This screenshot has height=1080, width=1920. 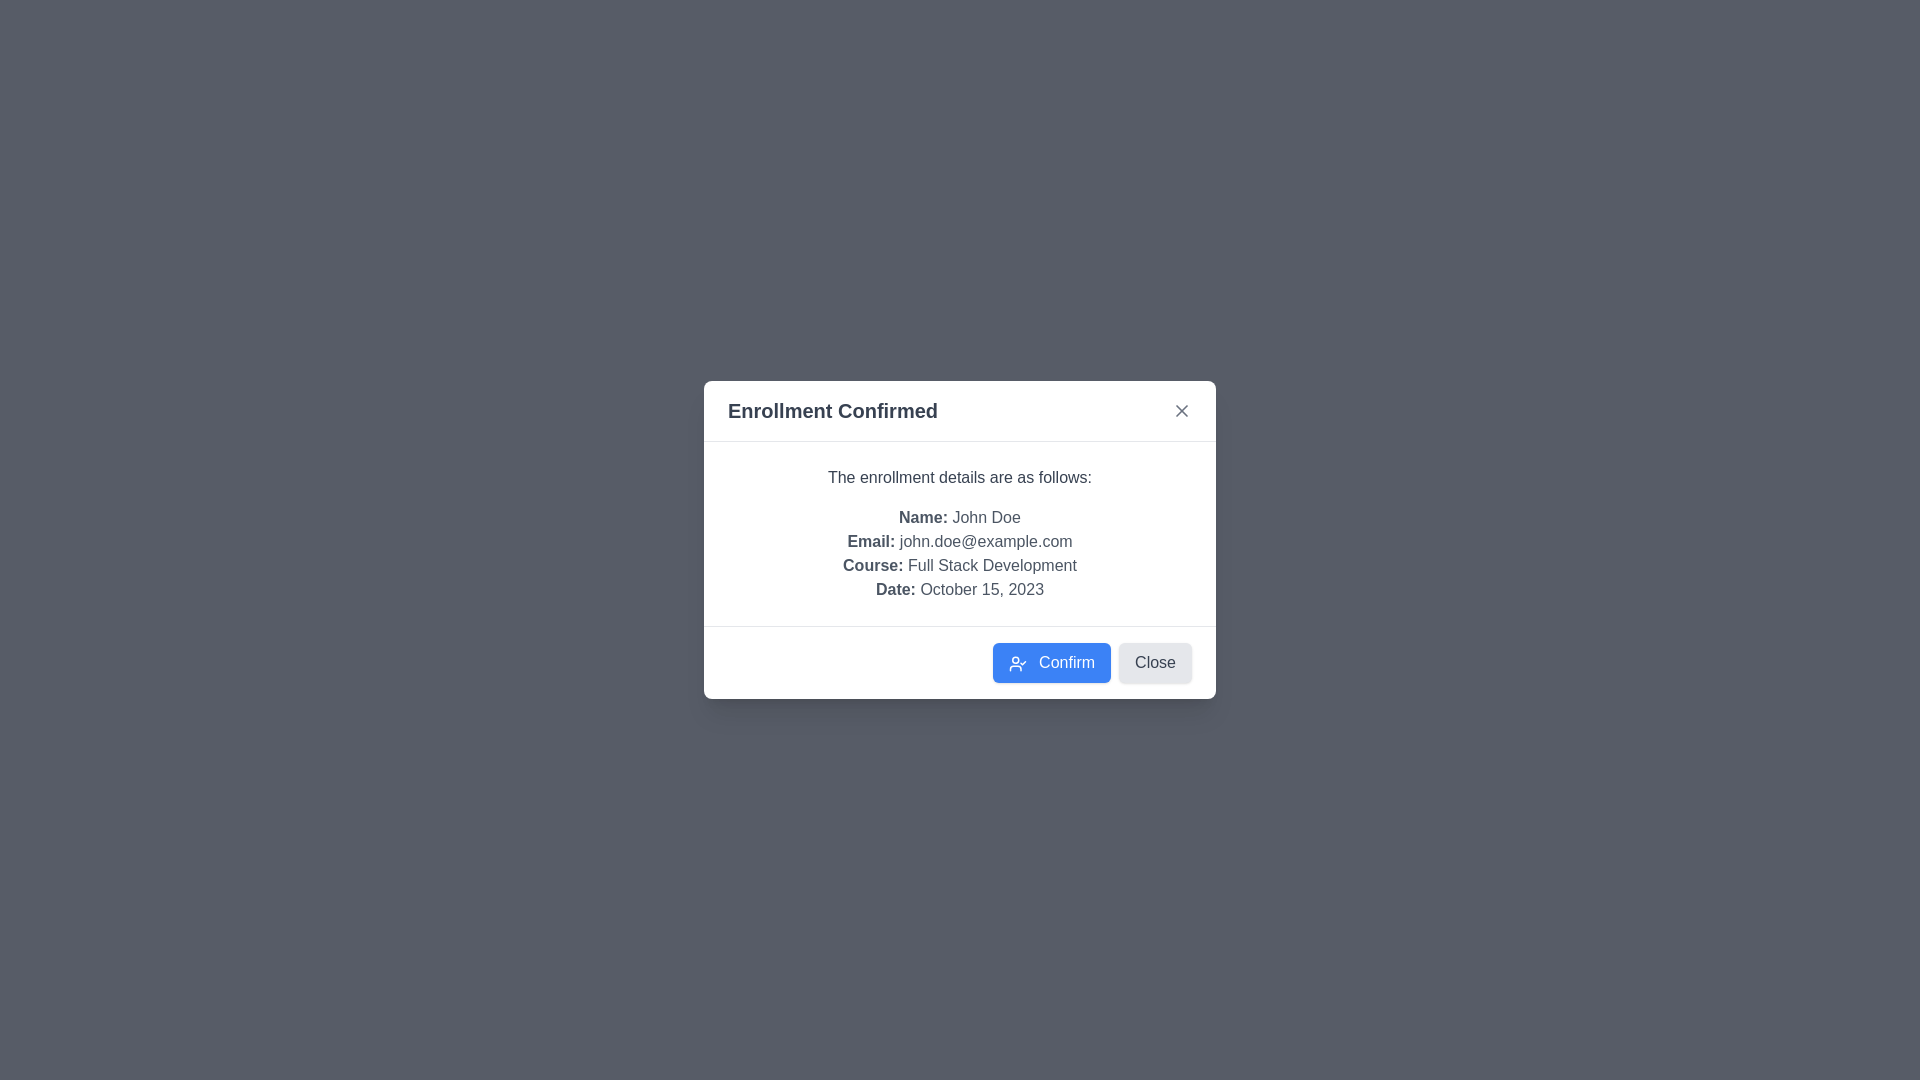 I want to click on the 'X' button in the top-right corner of the dialog to close it, so click(x=1181, y=410).